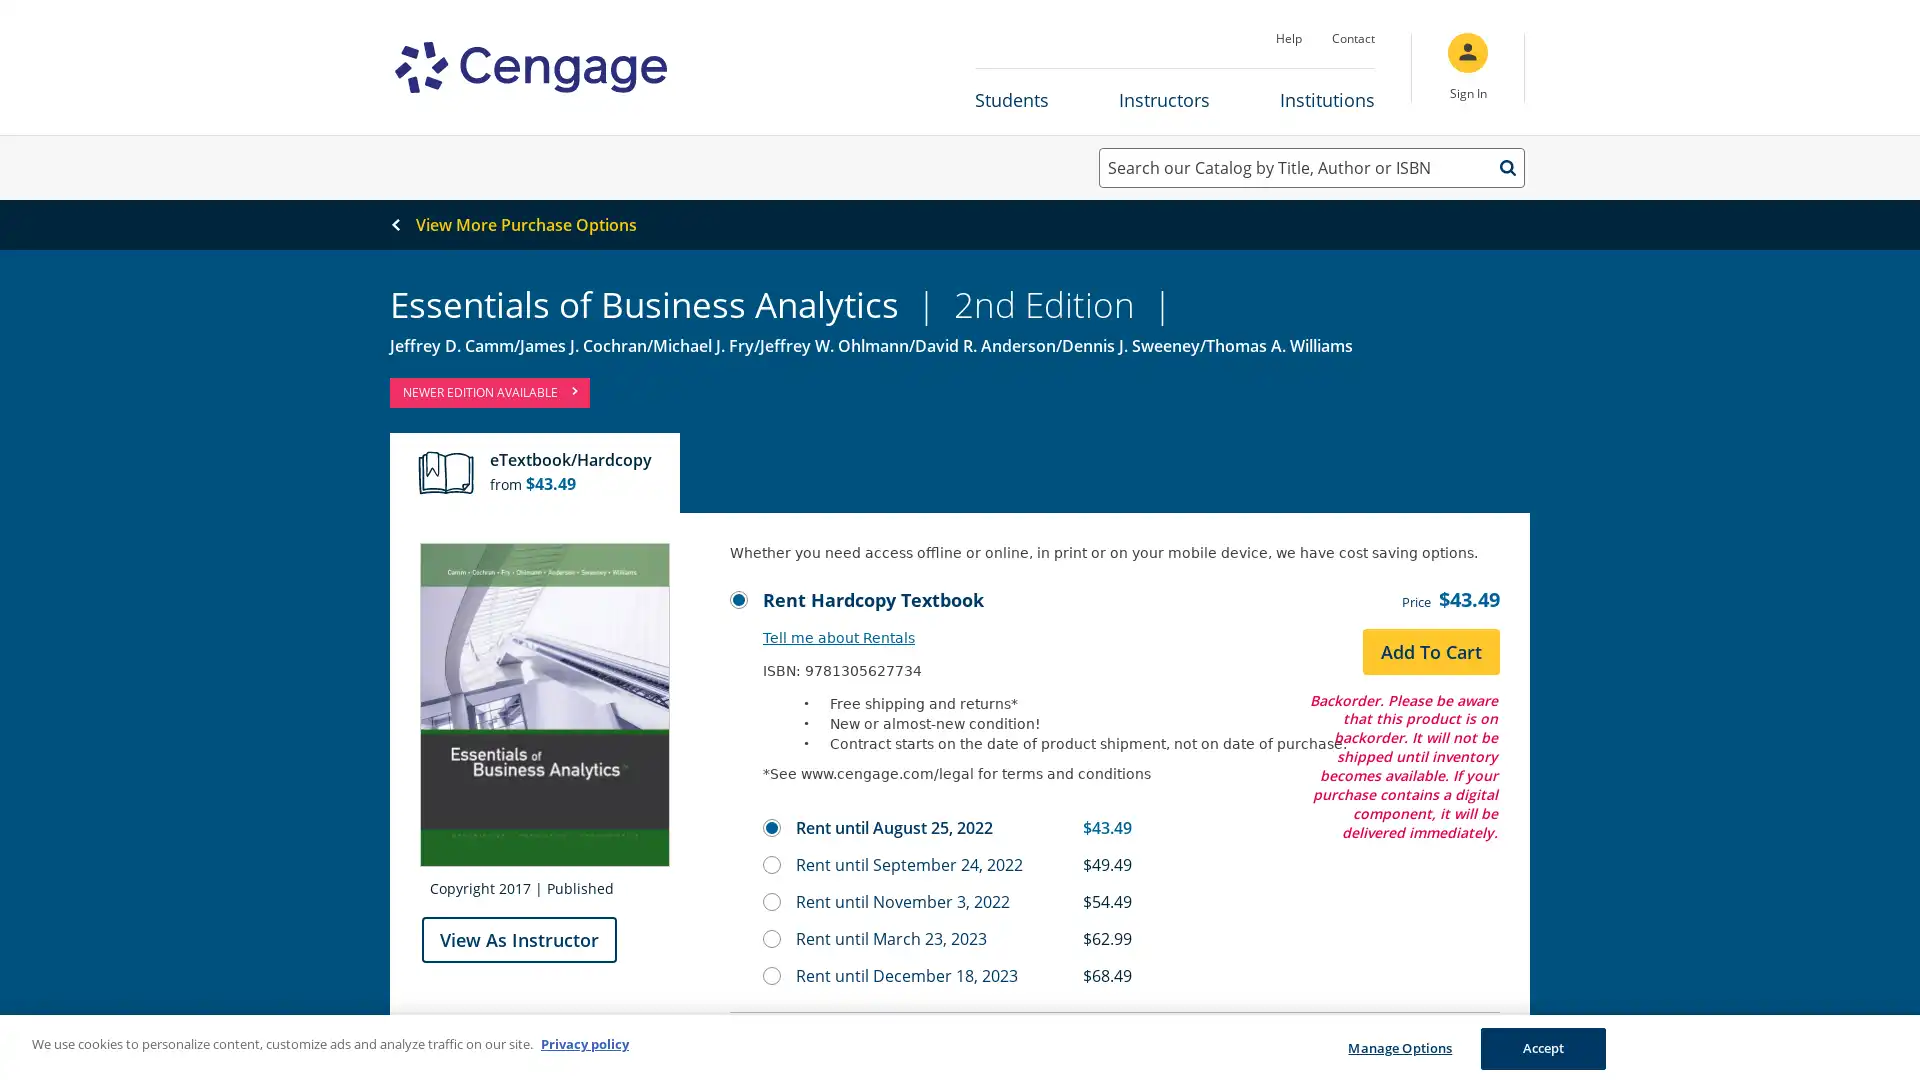 The height and width of the screenshot is (1080, 1920). Describe the element at coordinates (1430, 651) in the screenshot. I see `Add To Cart` at that location.